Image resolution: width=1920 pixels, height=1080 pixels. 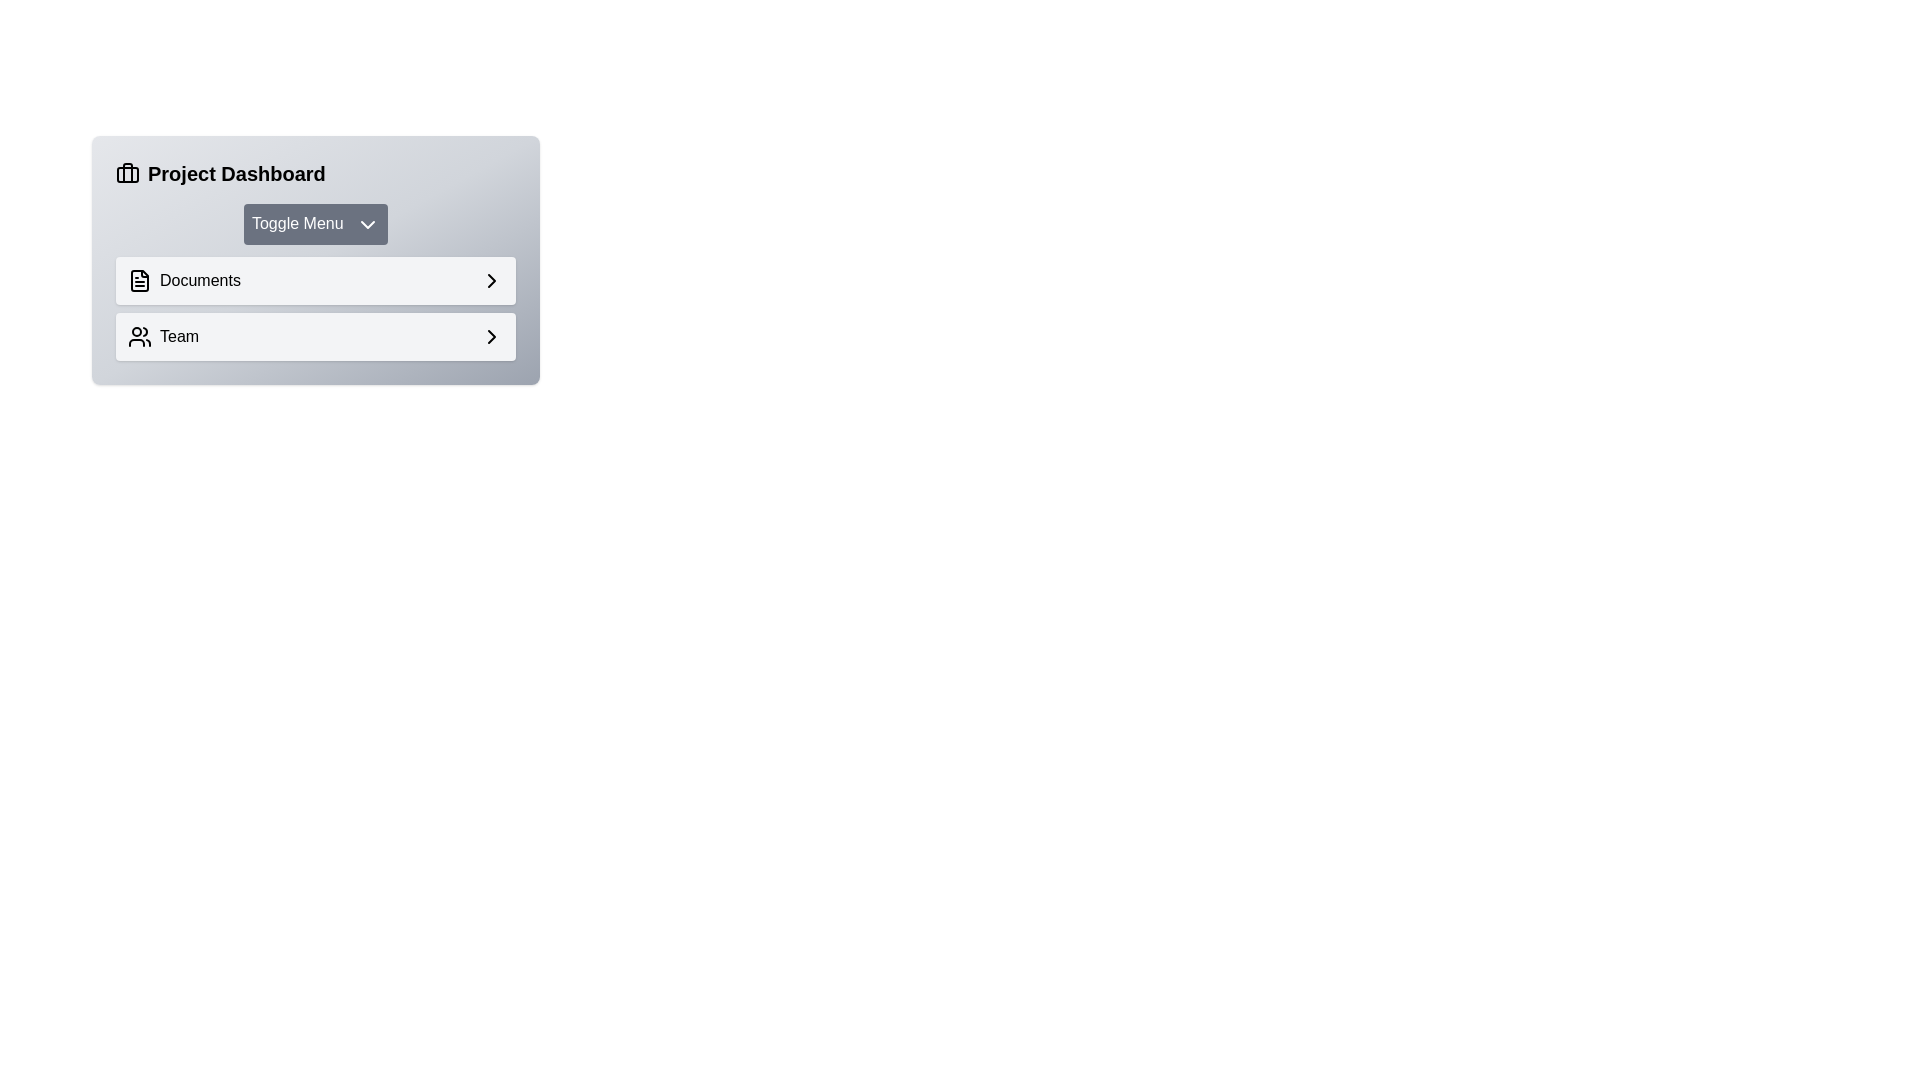 What do you see at coordinates (315, 334) in the screenshot?
I see `the button related to 'Team' located centrally below 'Project Dashboard' in the menu` at bounding box center [315, 334].